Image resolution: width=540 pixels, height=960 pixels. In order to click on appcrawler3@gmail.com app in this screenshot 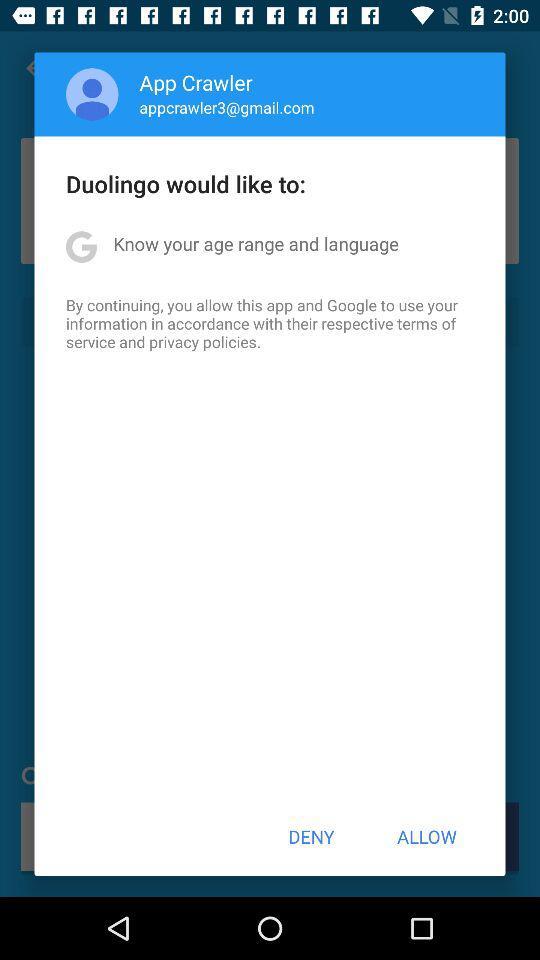, I will do `click(226, 107)`.